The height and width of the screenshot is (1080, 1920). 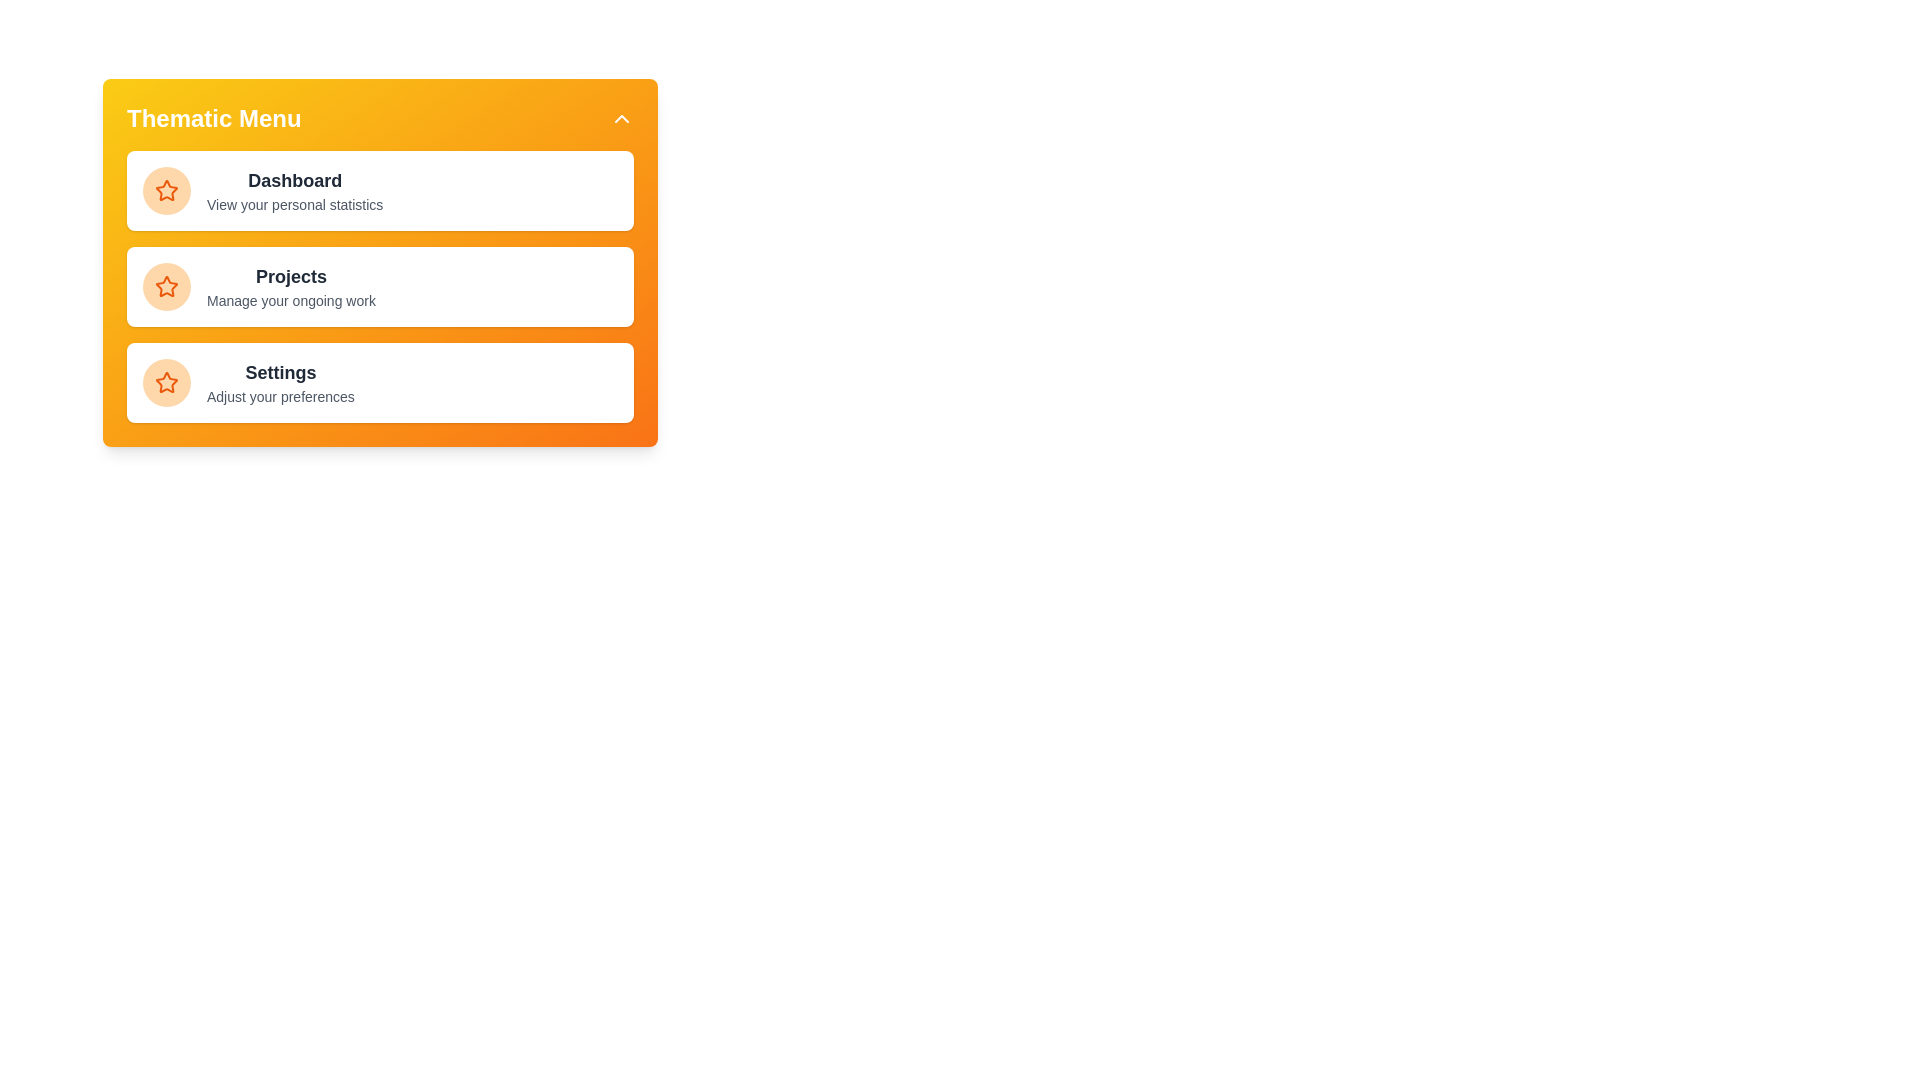 What do you see at coordinates (380, 286) in the screenshot?
I see `the menu item Projects by clicking on it` at bounding box center [380, 286].